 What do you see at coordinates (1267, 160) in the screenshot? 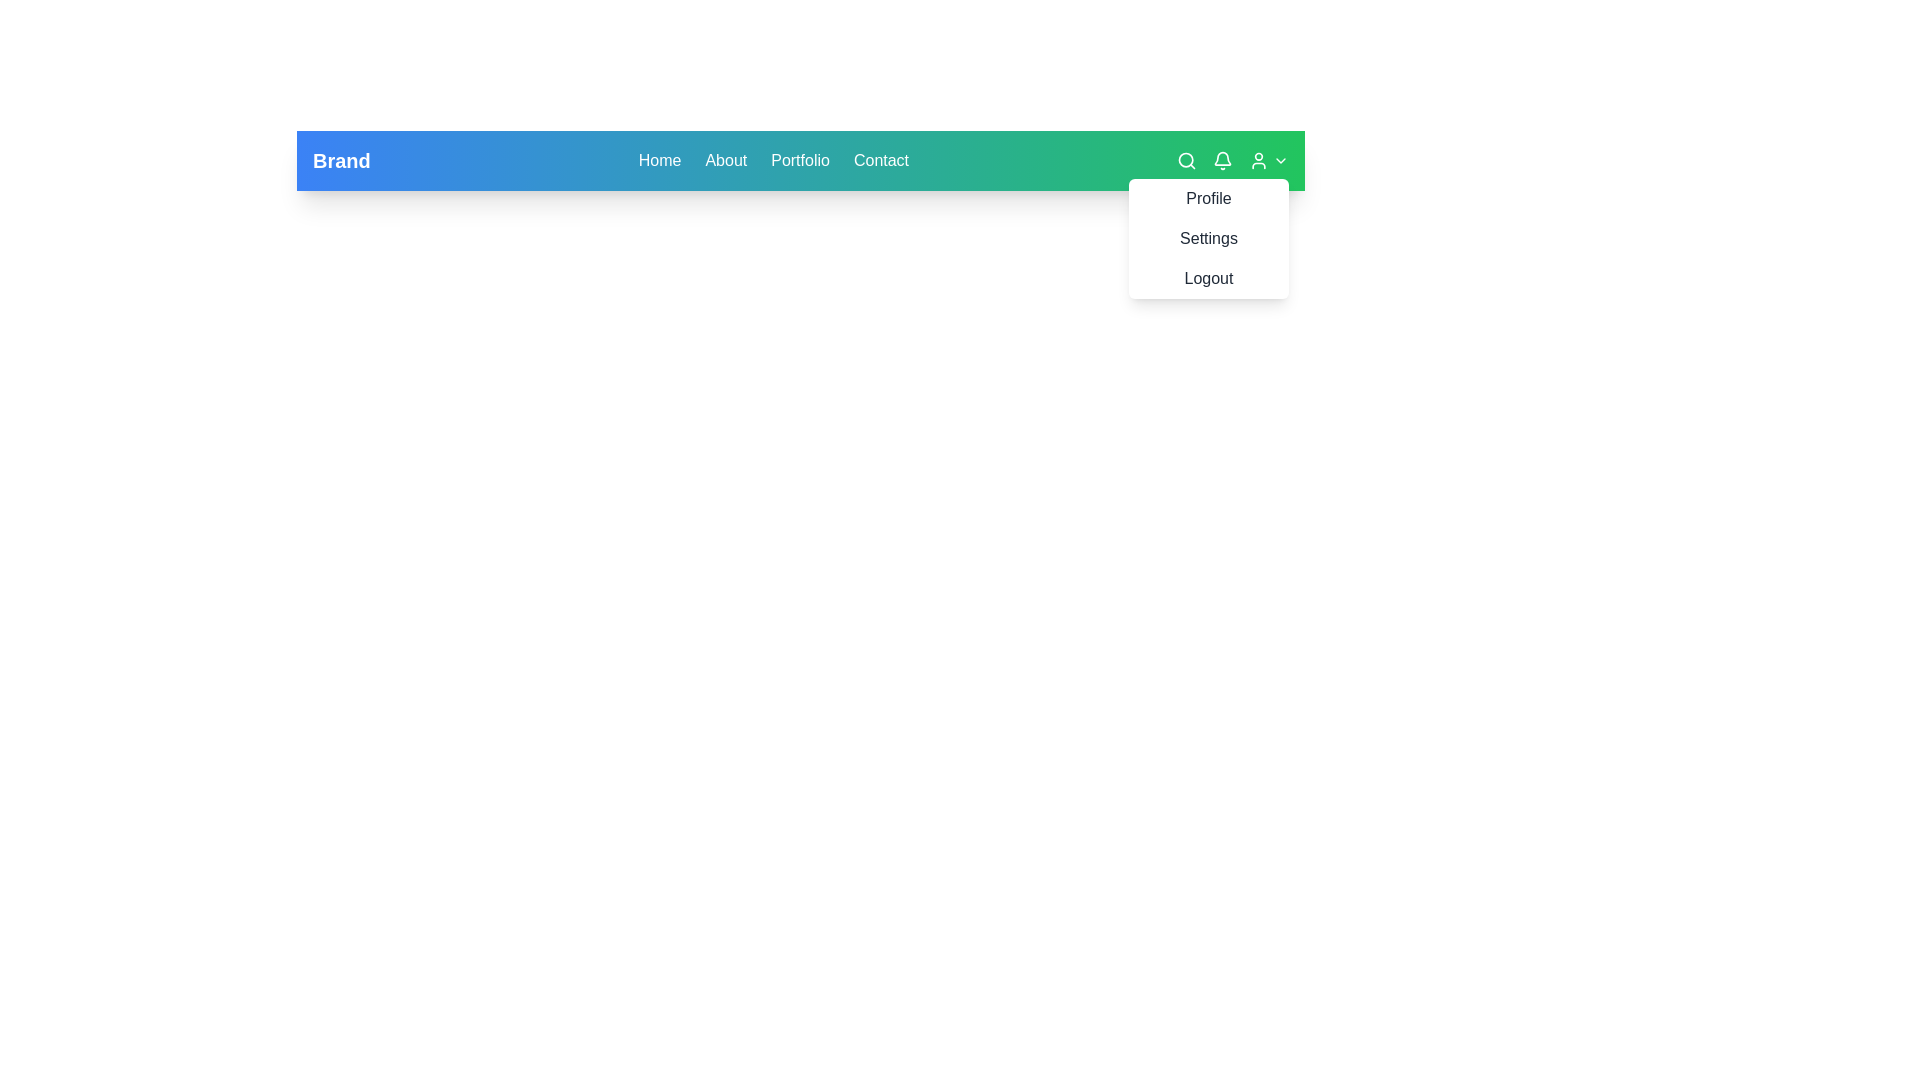
I see `the Dropdown menu trigger with user and chevron icons located on a green background in the top navigation bar` at bounding box center [1267, 160].